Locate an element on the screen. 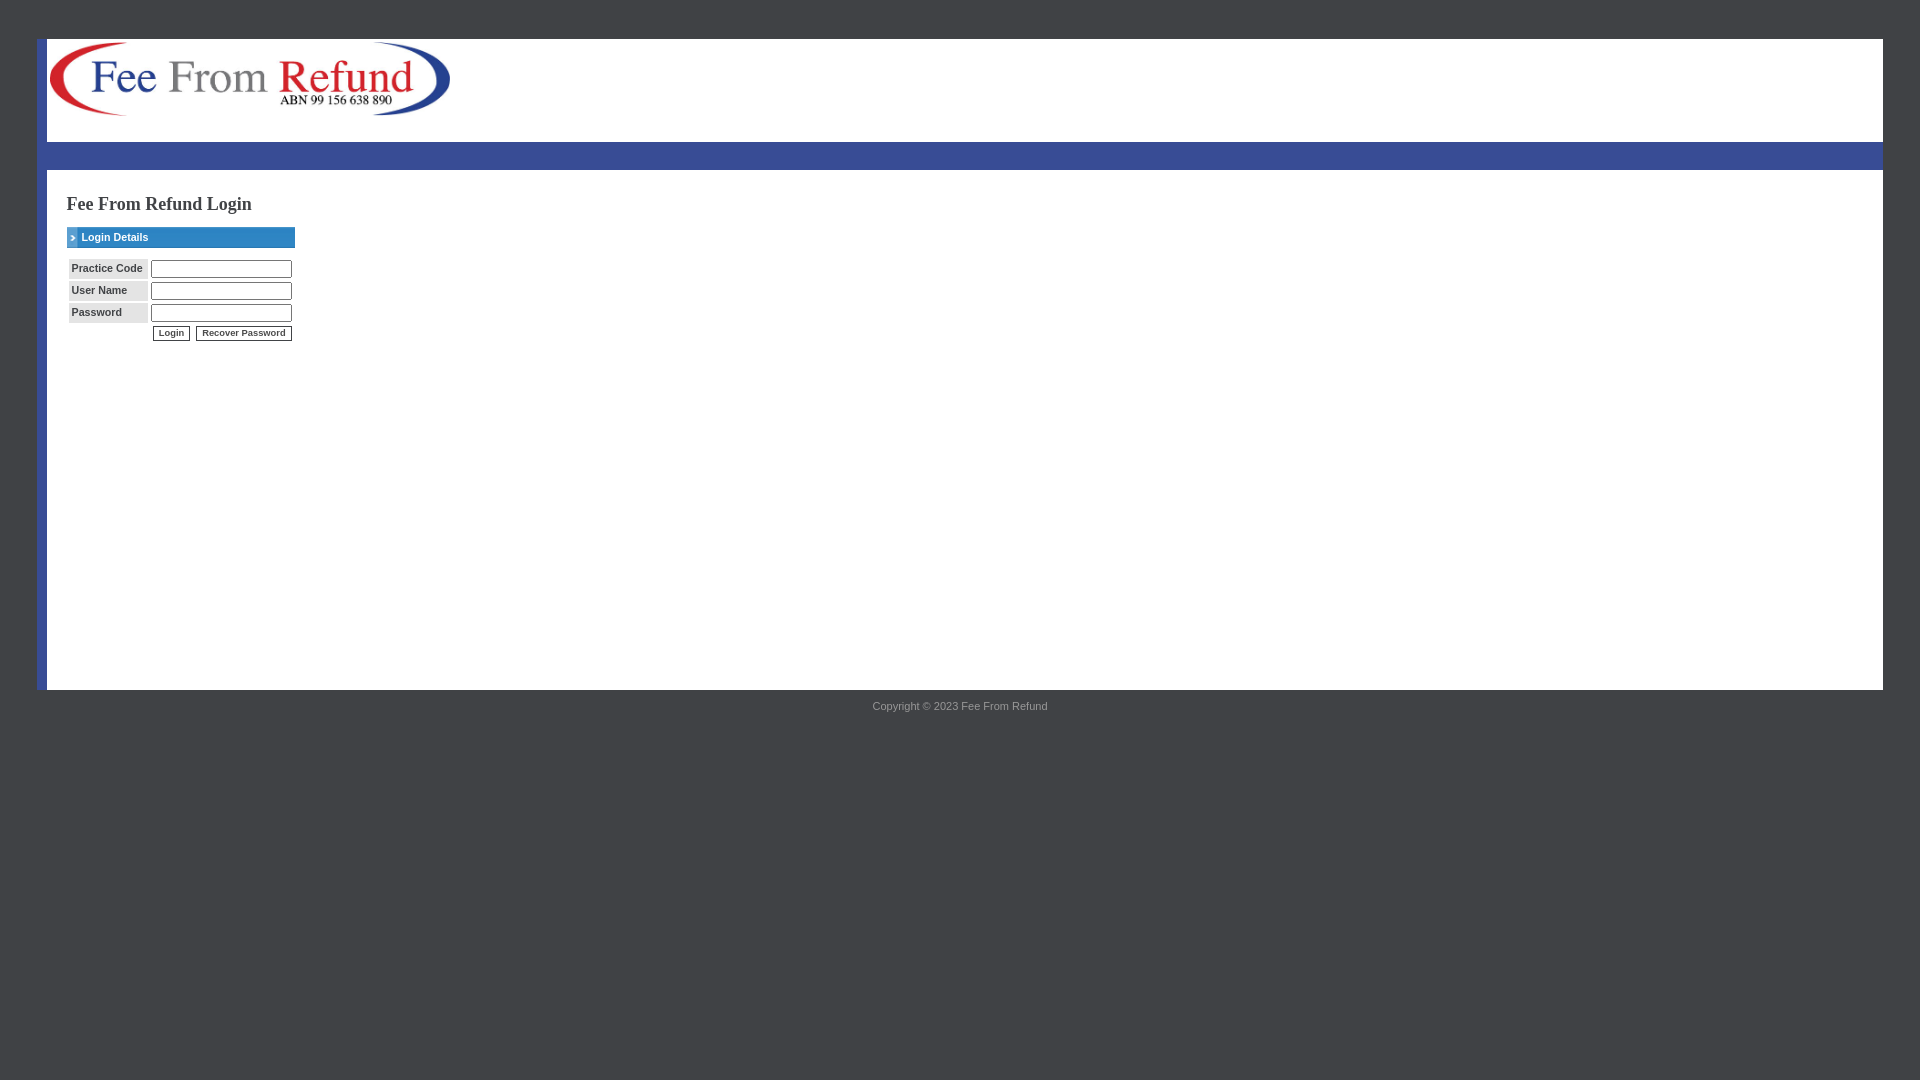 The image size is (1920, 1080). 'Recover Password' is located at coordinates (242, 332).